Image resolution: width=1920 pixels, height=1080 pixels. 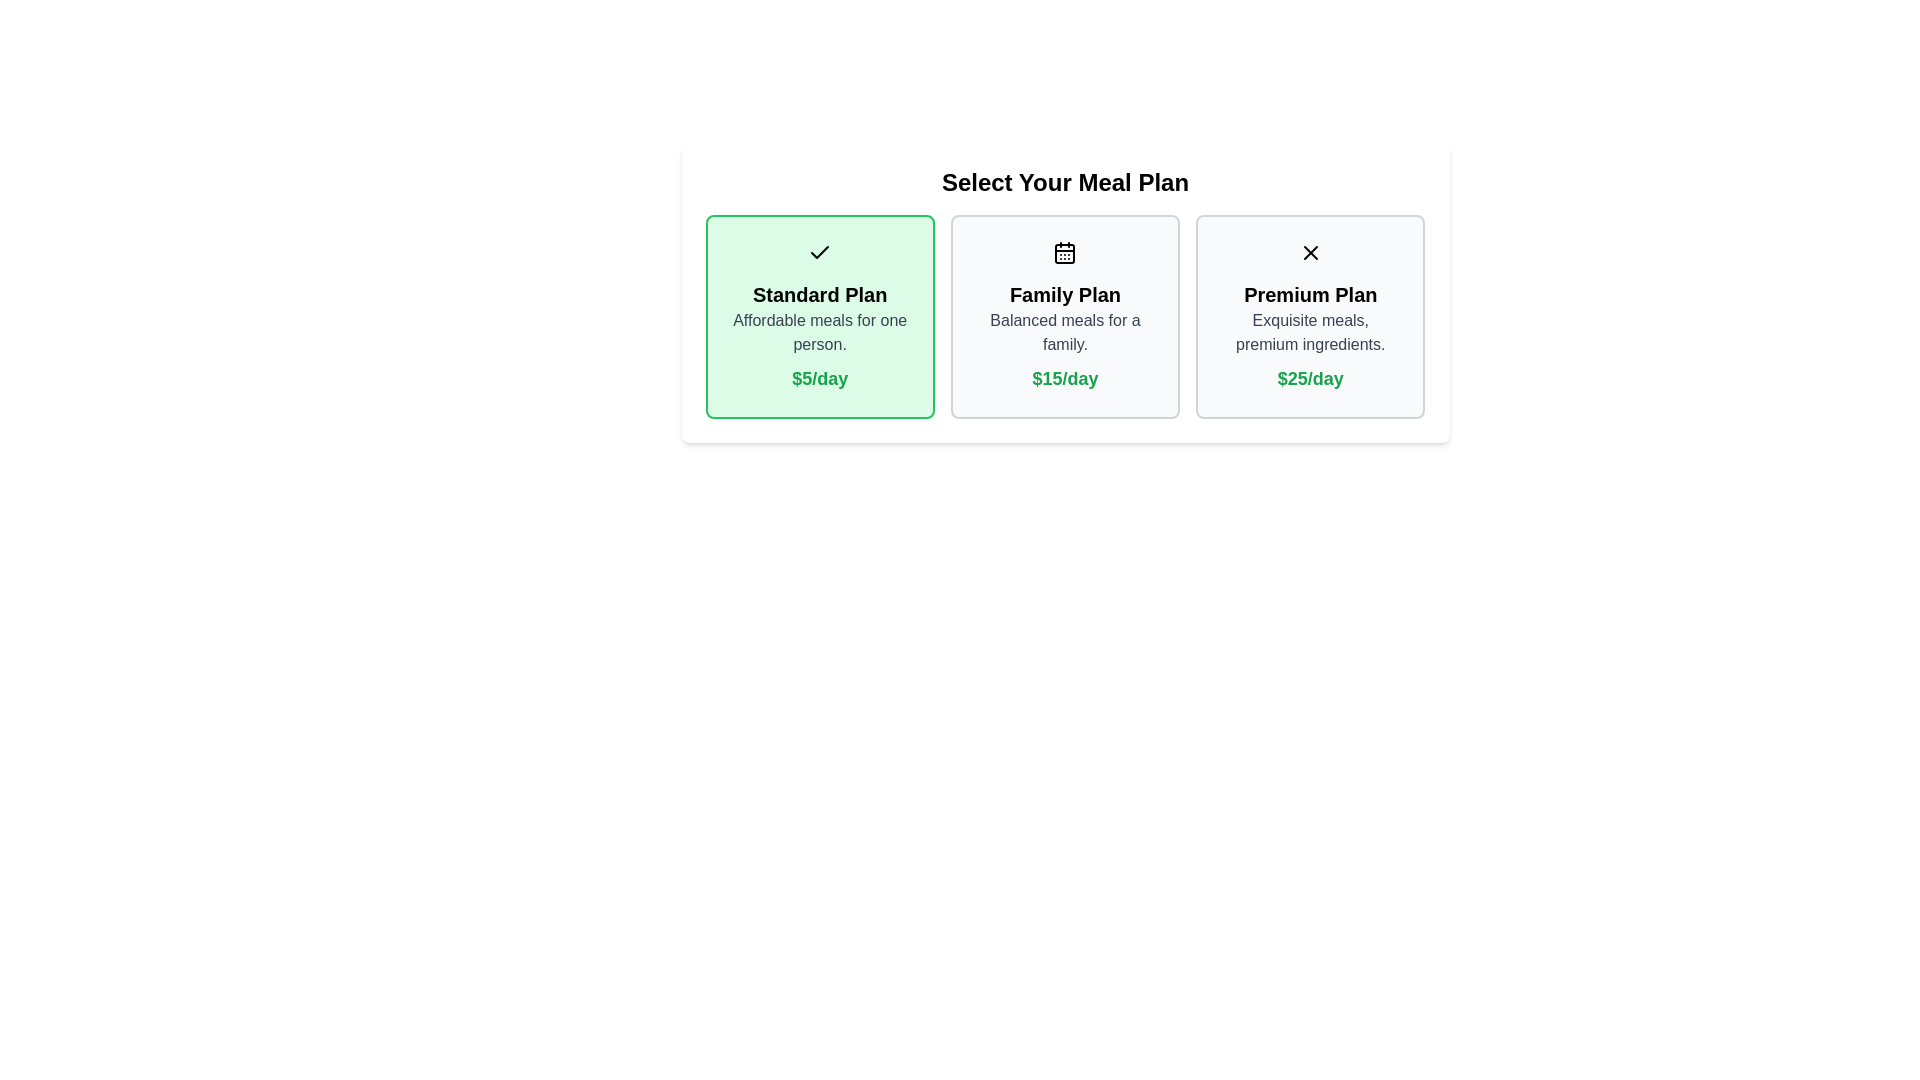 What do you see at coordinates (820, 294) in the screenshot?
I see `the Text Label that serves as the title for the Standard Plan meal option, located at the center of the light green rectangular card labeled 'Standard Plan'` at bounding box center [820, 294].